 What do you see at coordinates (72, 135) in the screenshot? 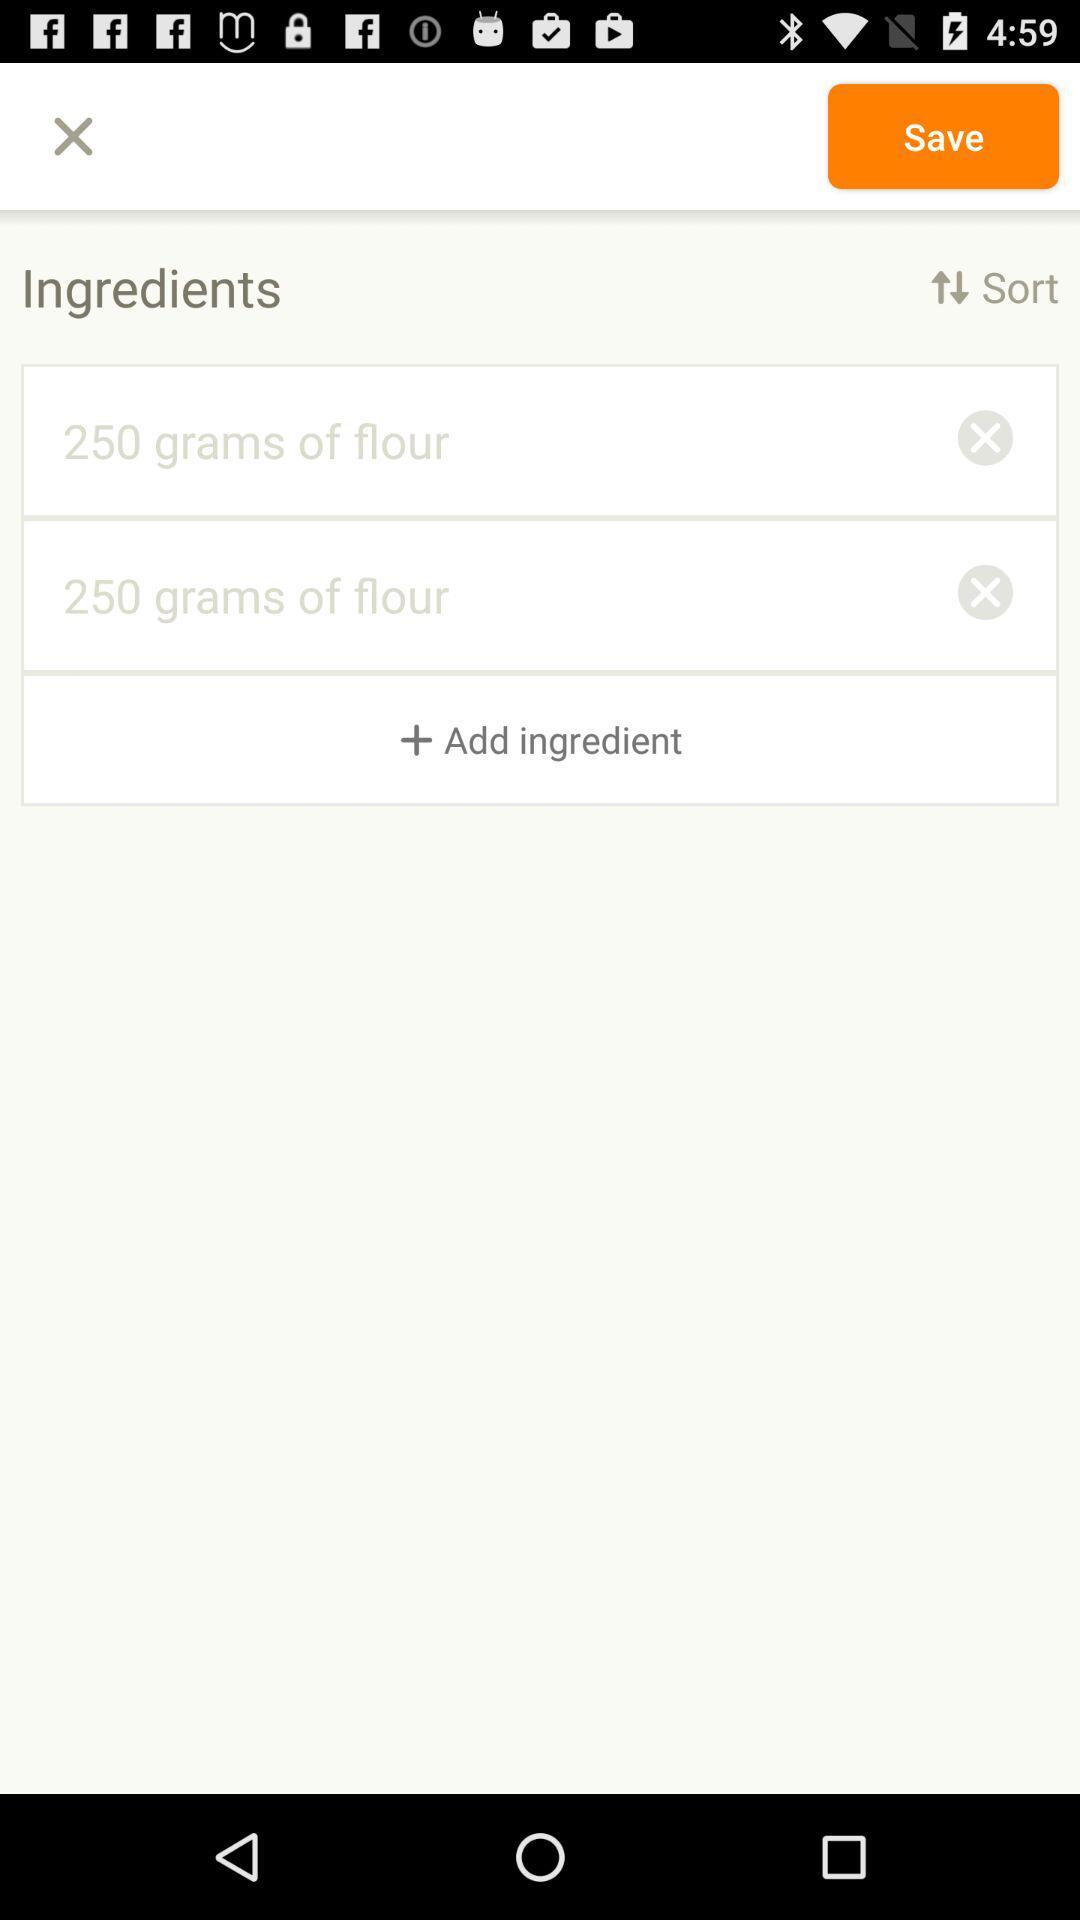
I see `the item next to the save item` at bounding box center [72, 135].